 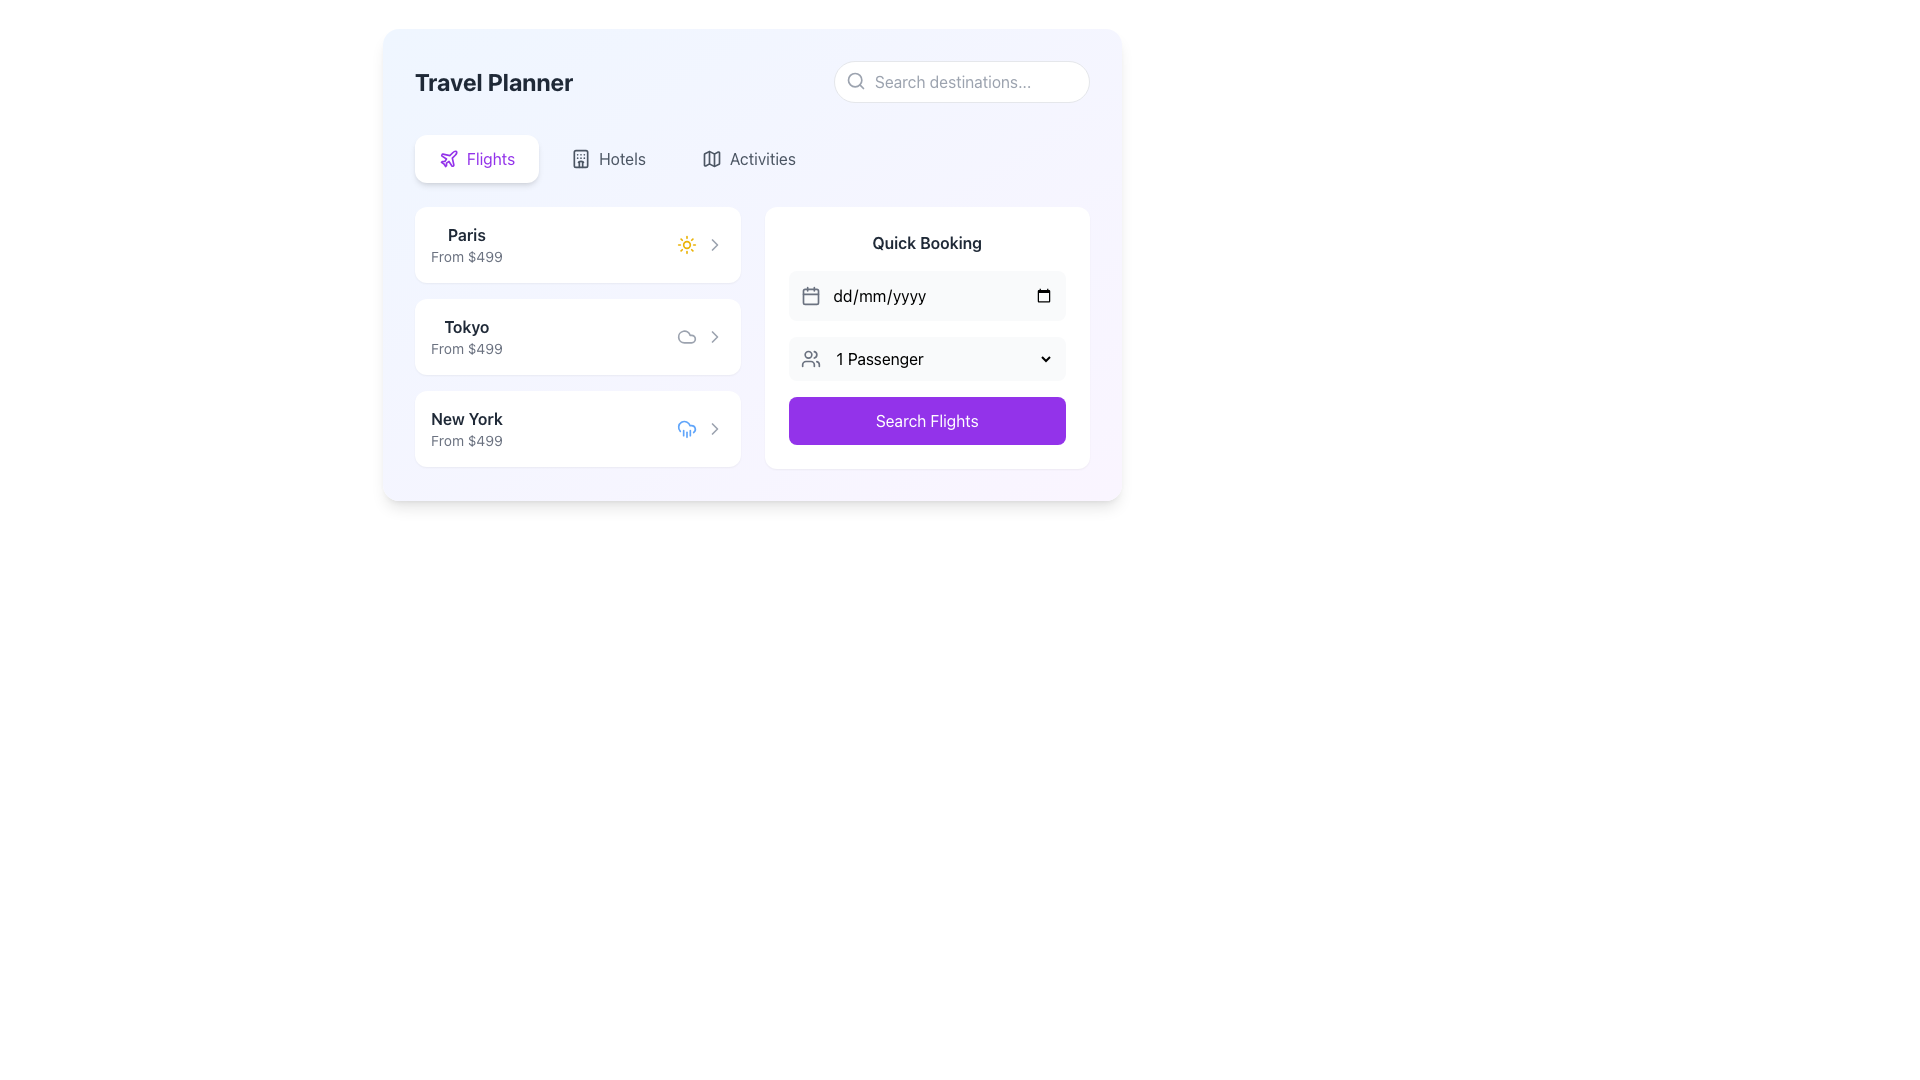 What do you see at coordinates (465, 256) in the screenshot?
I see `starting price text displayed below the 'Paris' heading in the travel planner section` at bounding box center [465, 256].